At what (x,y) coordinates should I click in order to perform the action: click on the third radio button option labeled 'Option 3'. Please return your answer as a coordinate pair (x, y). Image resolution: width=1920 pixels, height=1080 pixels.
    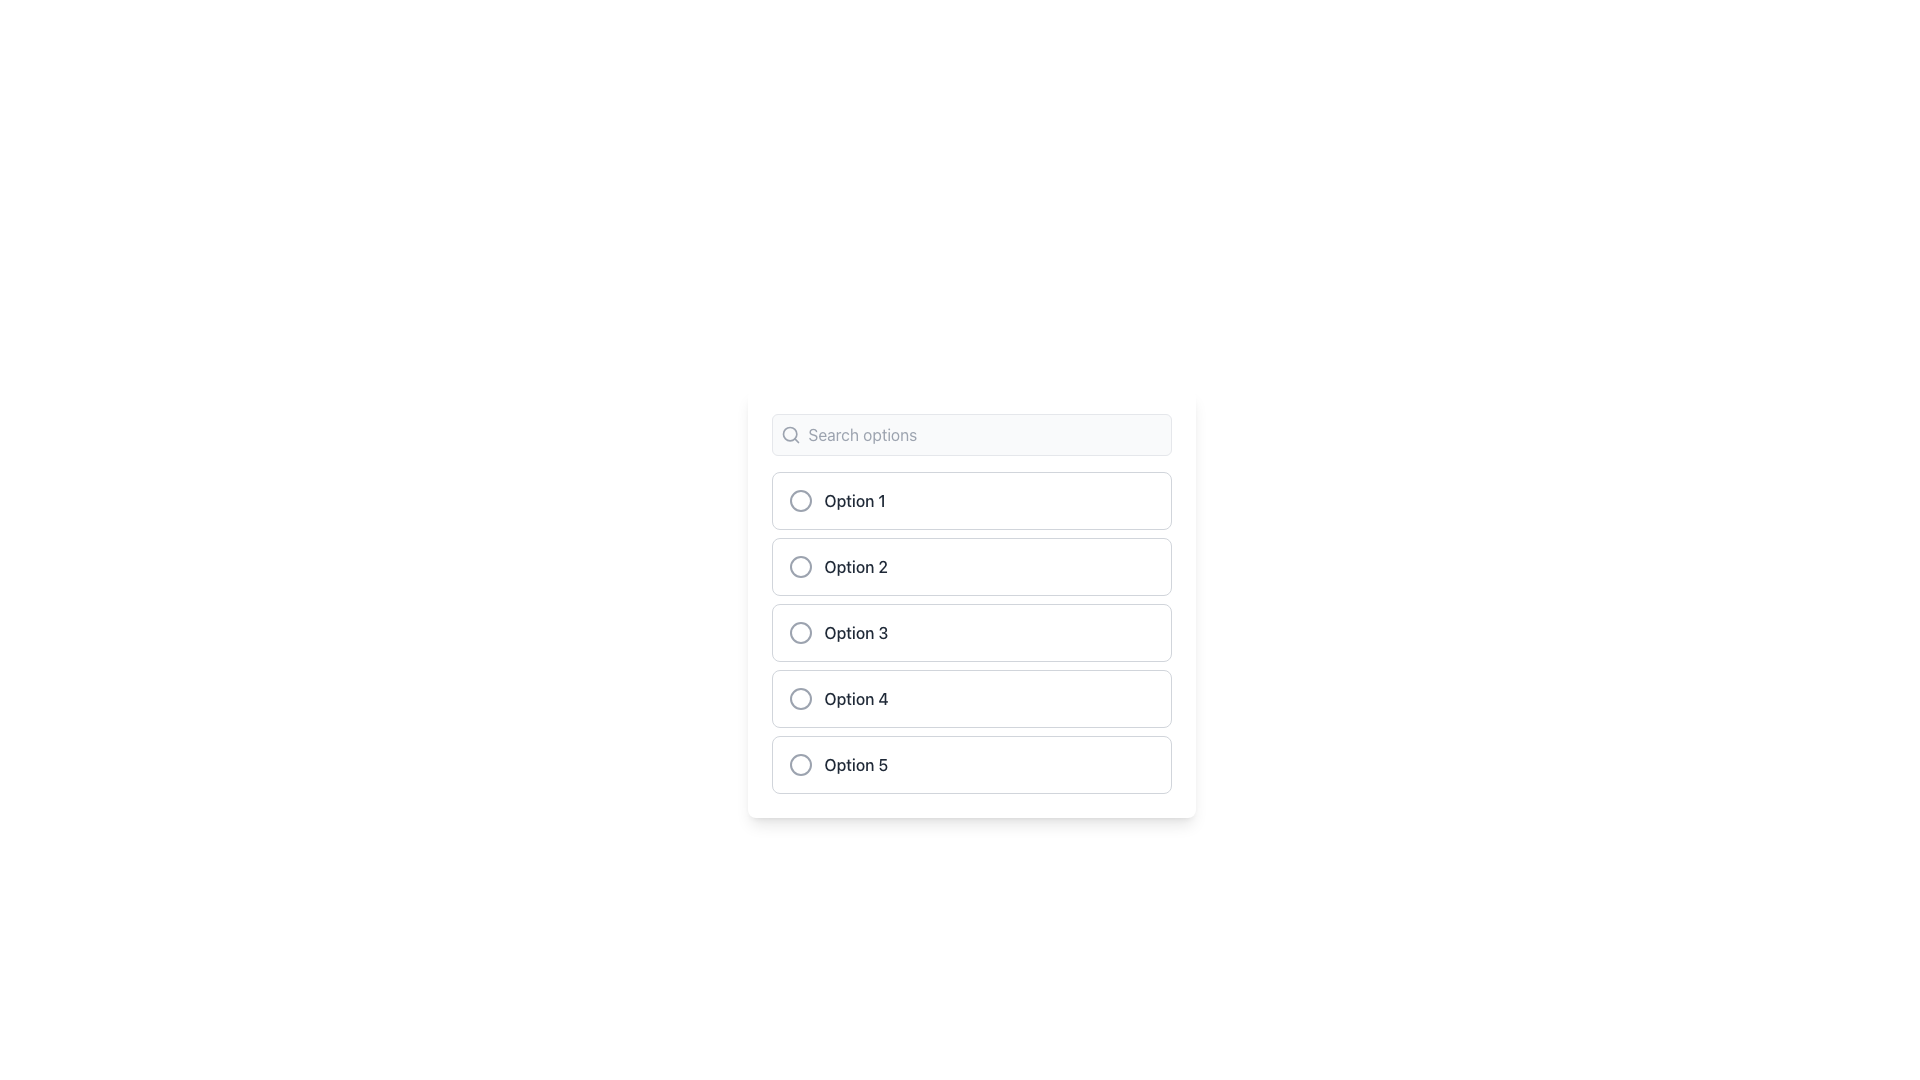
    Looking at the image, I should click on (971, 632).